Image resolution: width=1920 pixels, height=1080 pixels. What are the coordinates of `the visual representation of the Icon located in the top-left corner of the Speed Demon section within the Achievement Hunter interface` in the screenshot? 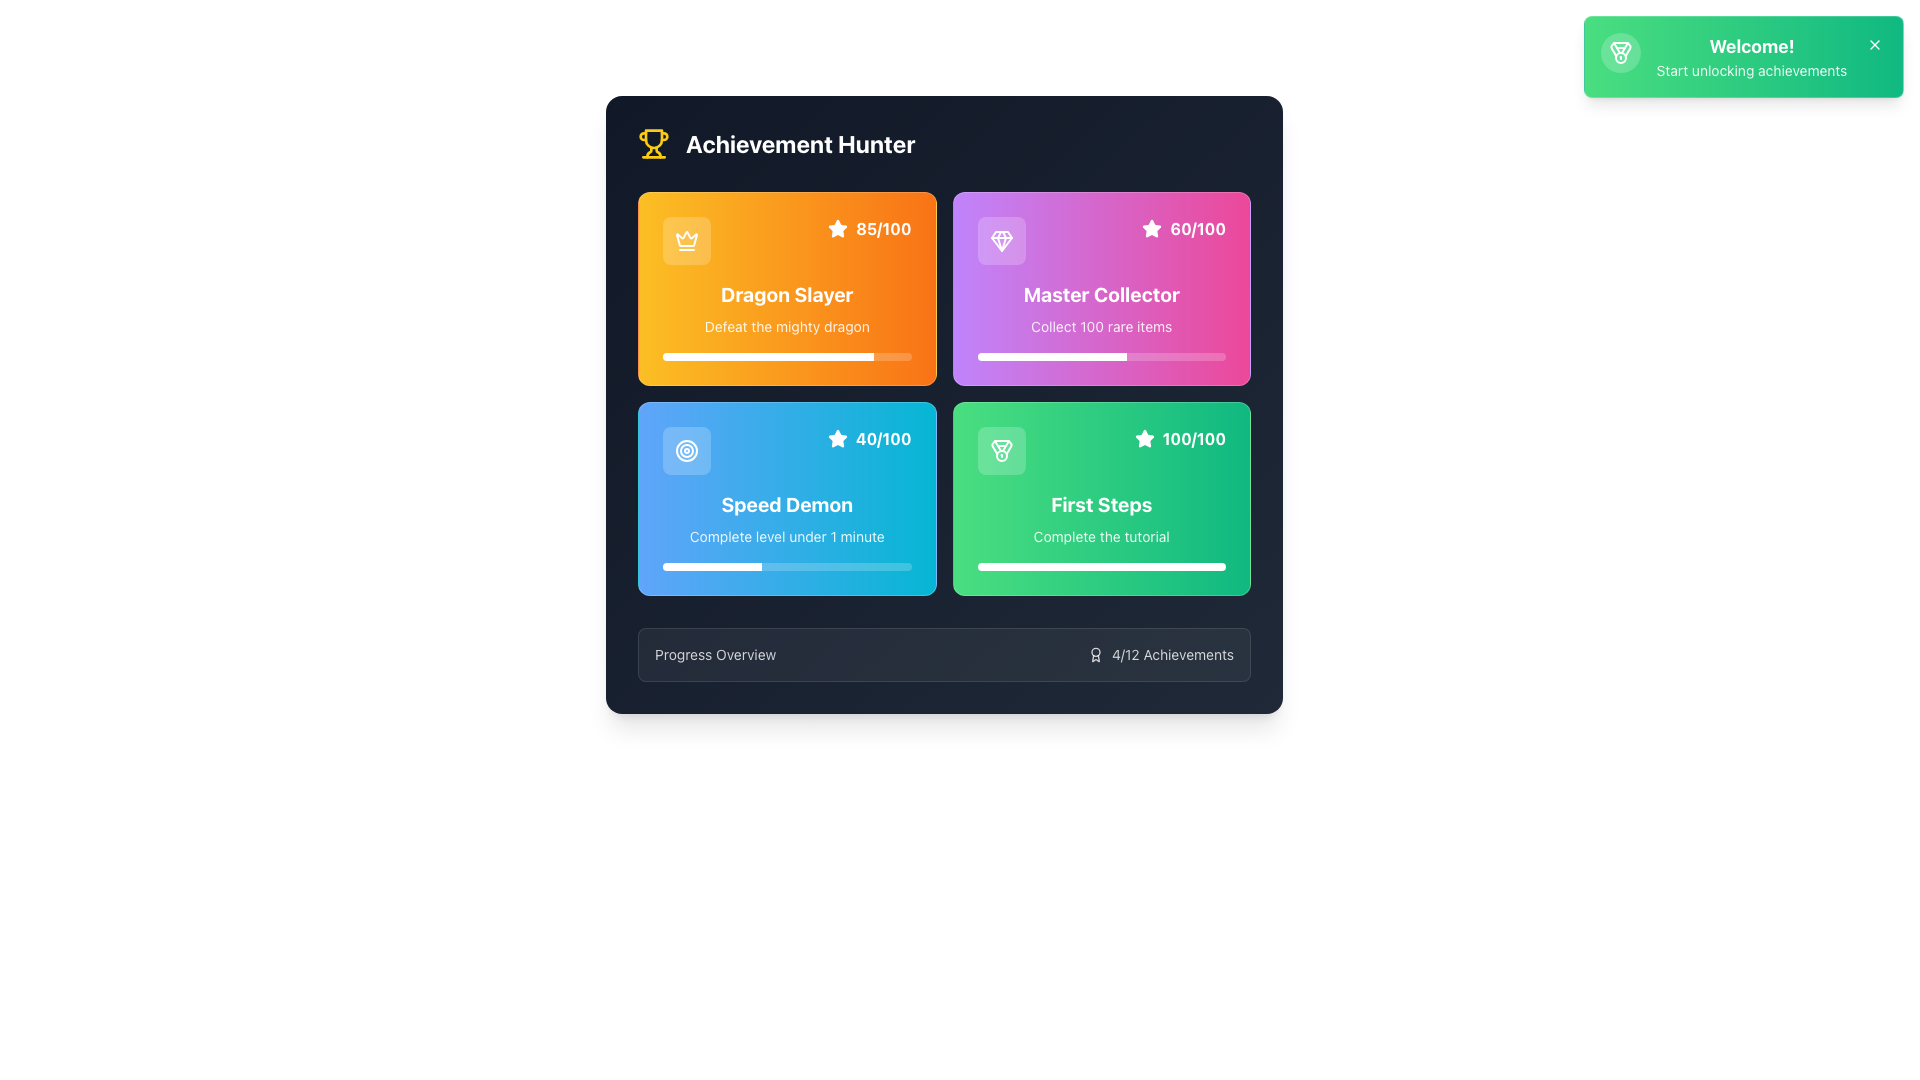 It's located at (686, 451).